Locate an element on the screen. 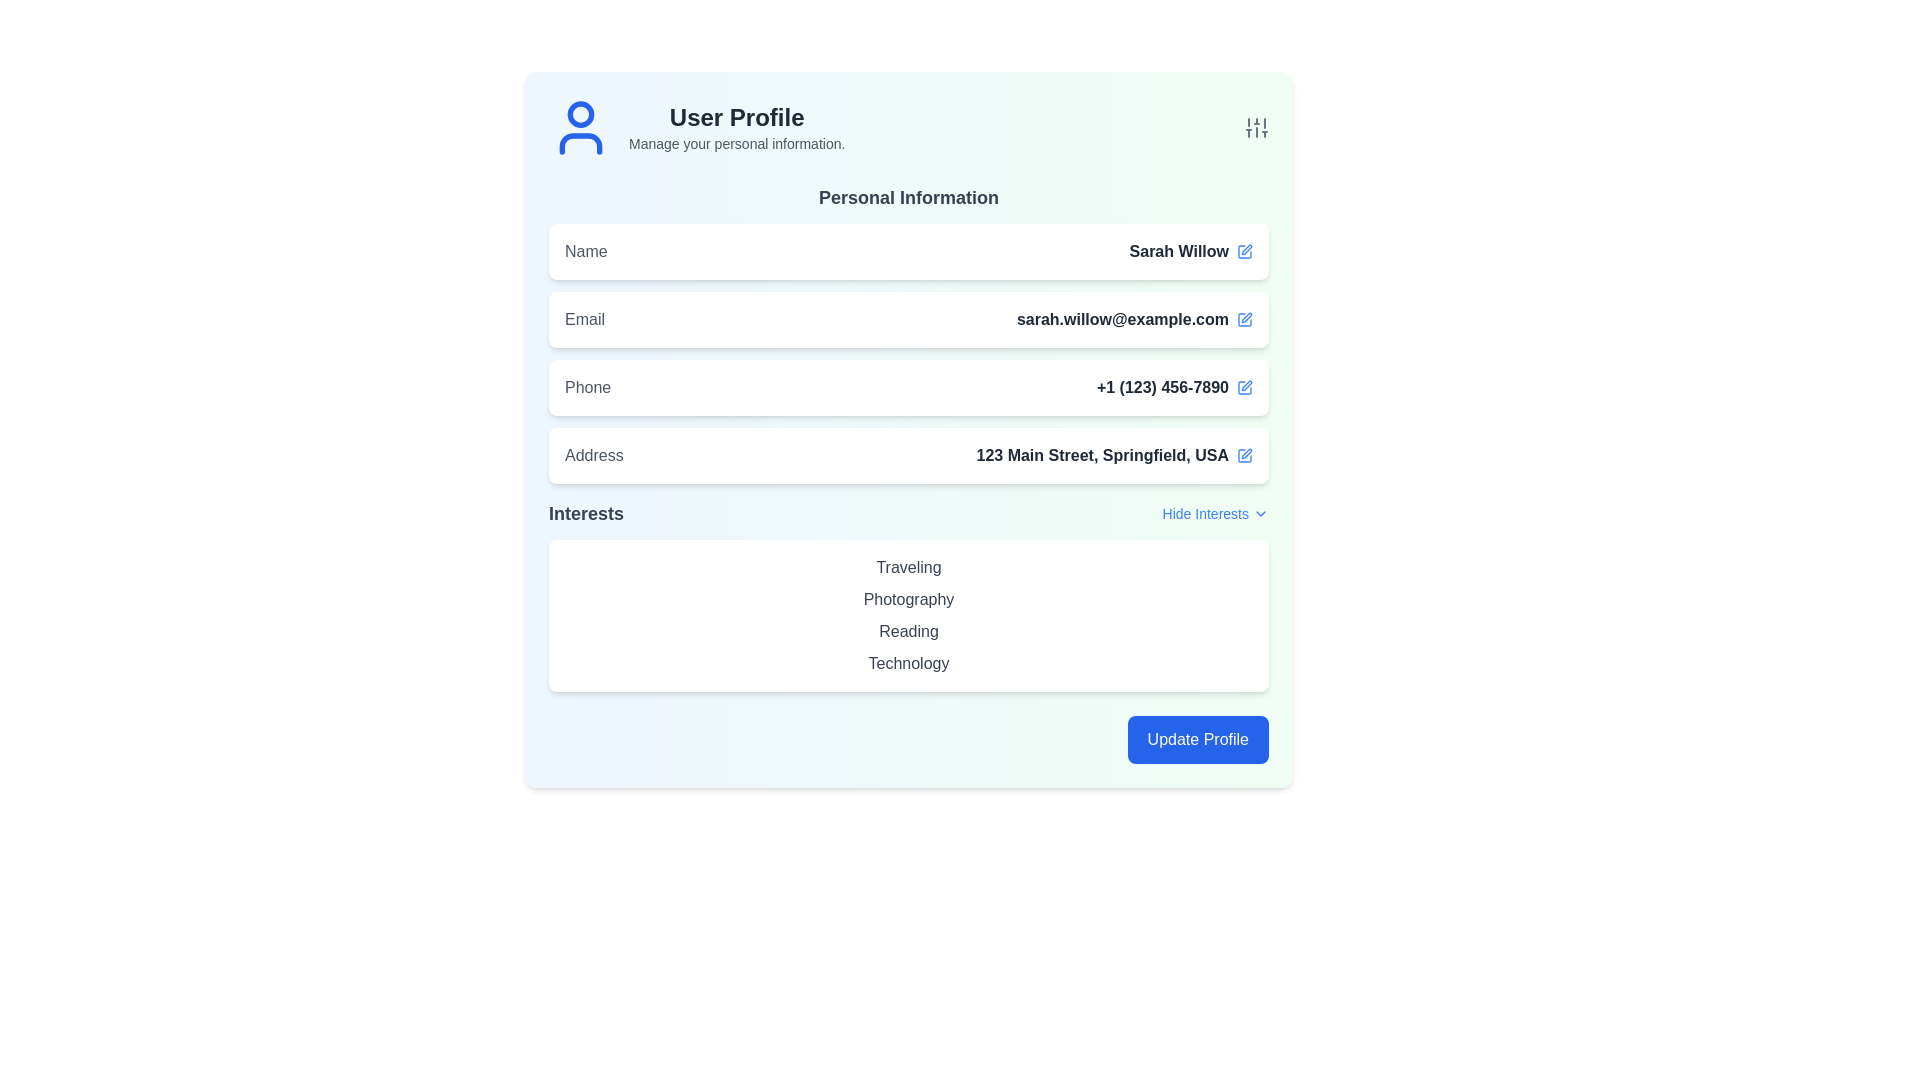 The height and width of the screenshot is (1080, 1920). the edit icon associated with the 'Address' field in the user profile interface to initiate editing is located at coordinates (1246, 454).